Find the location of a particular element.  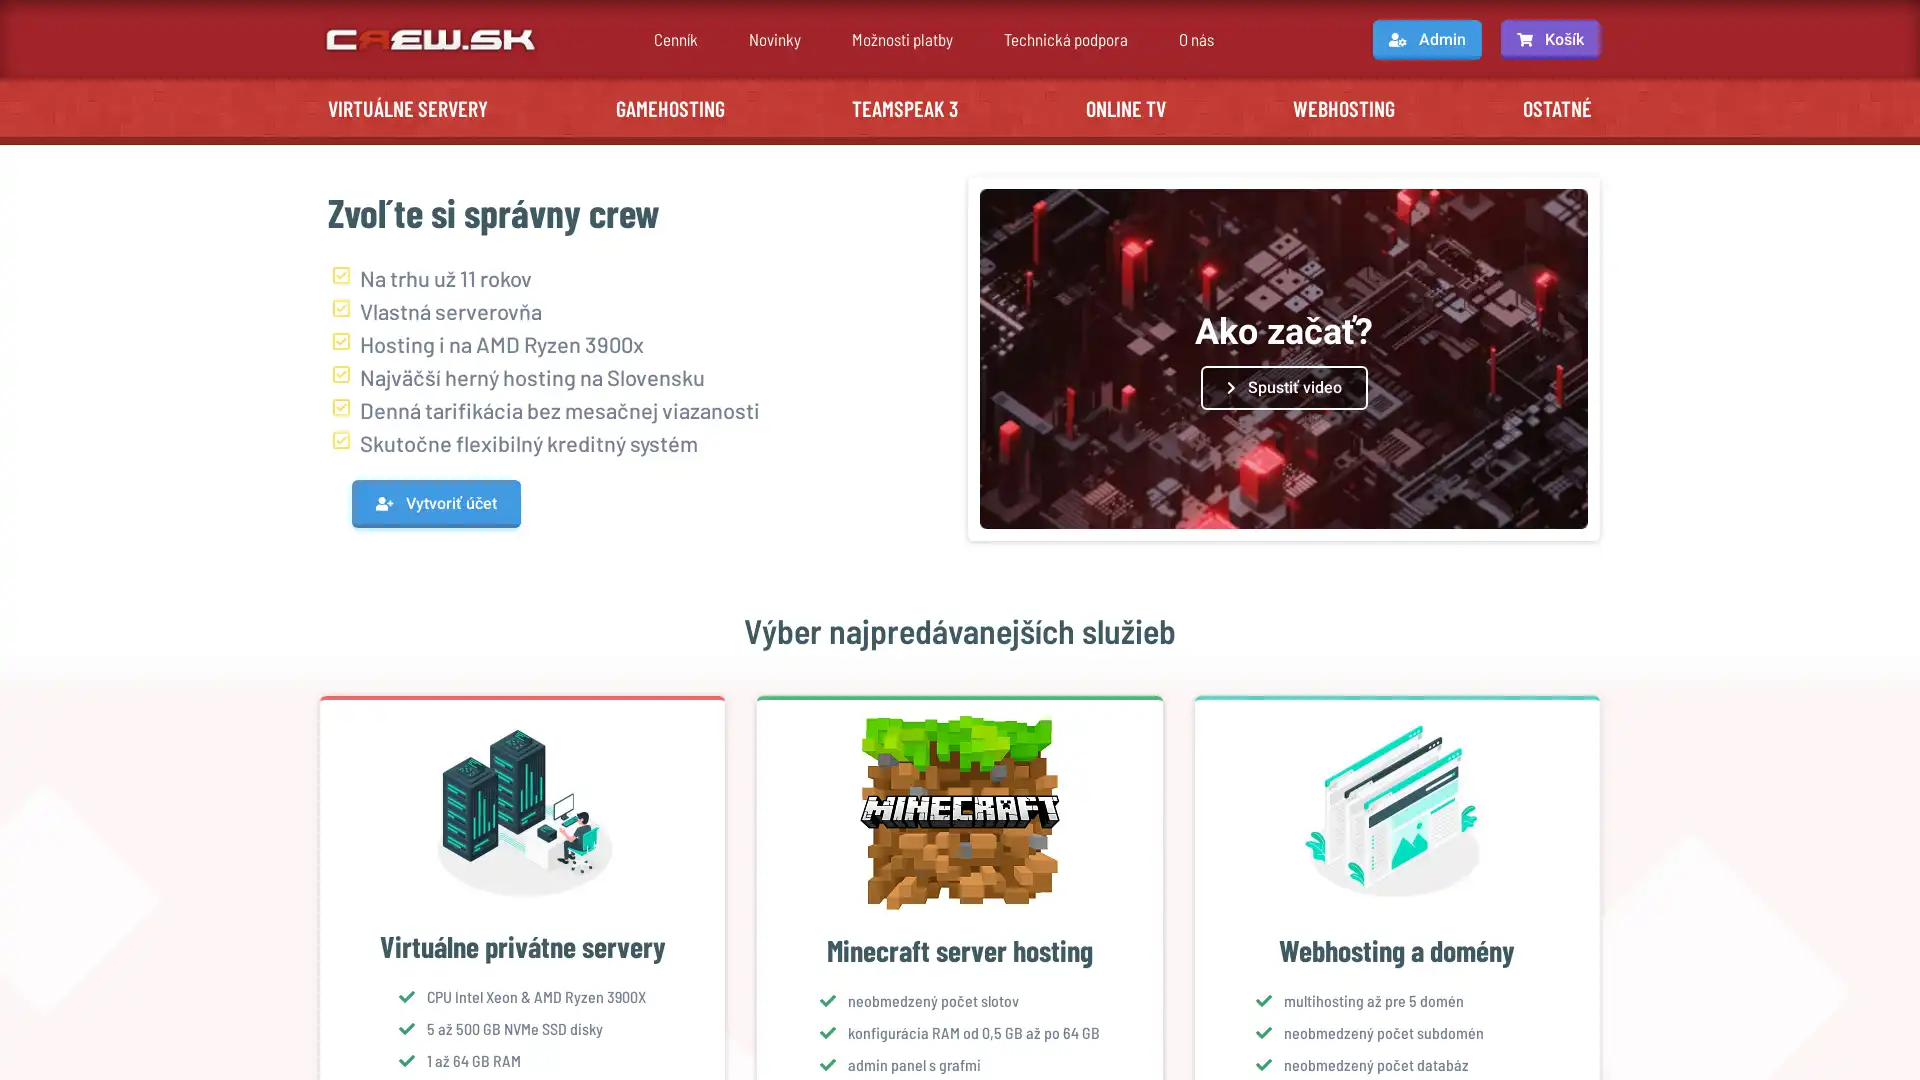

Spustit video is located at coordinates (1283, 388).